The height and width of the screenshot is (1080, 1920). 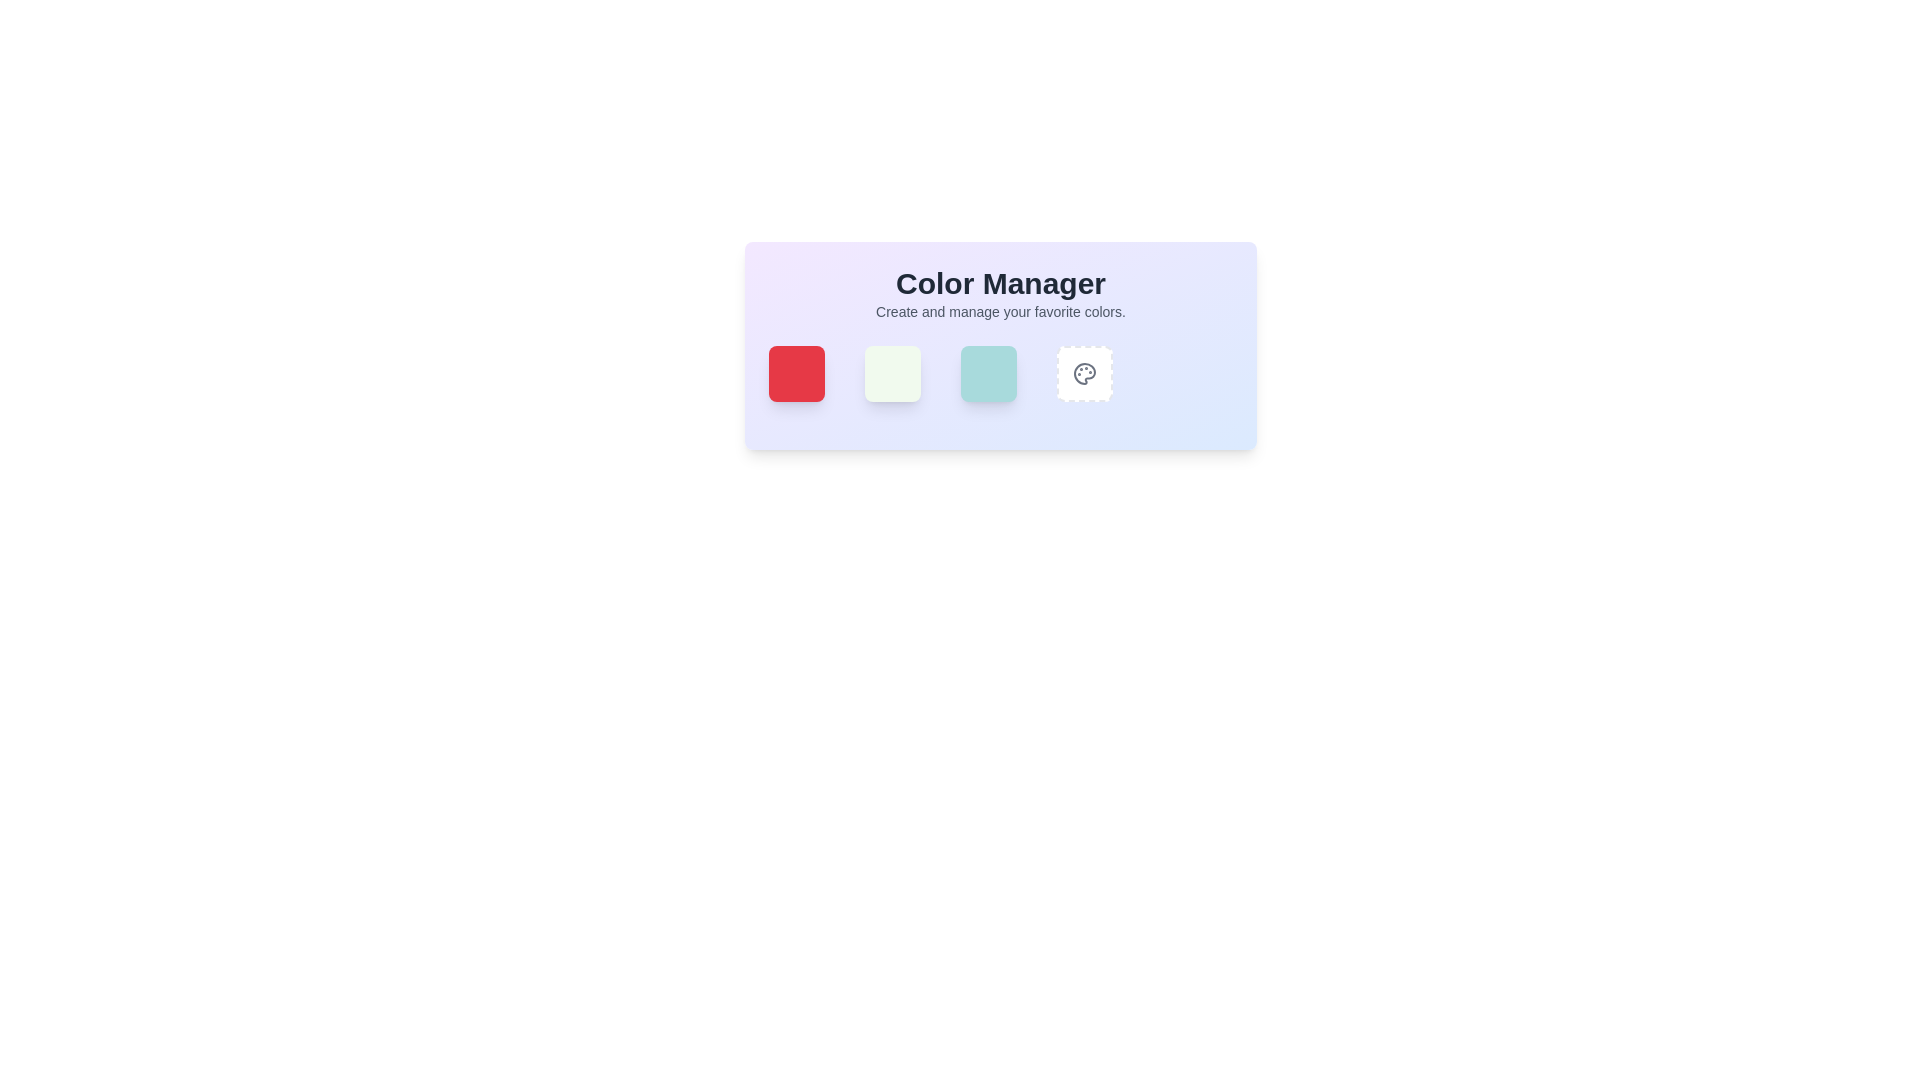 I want to click on the Text block that serves as the title and description for the 'Color Manager' feature, located at the upper section of the card with a gradient blue and purple background, so click(x=1001, y=293).